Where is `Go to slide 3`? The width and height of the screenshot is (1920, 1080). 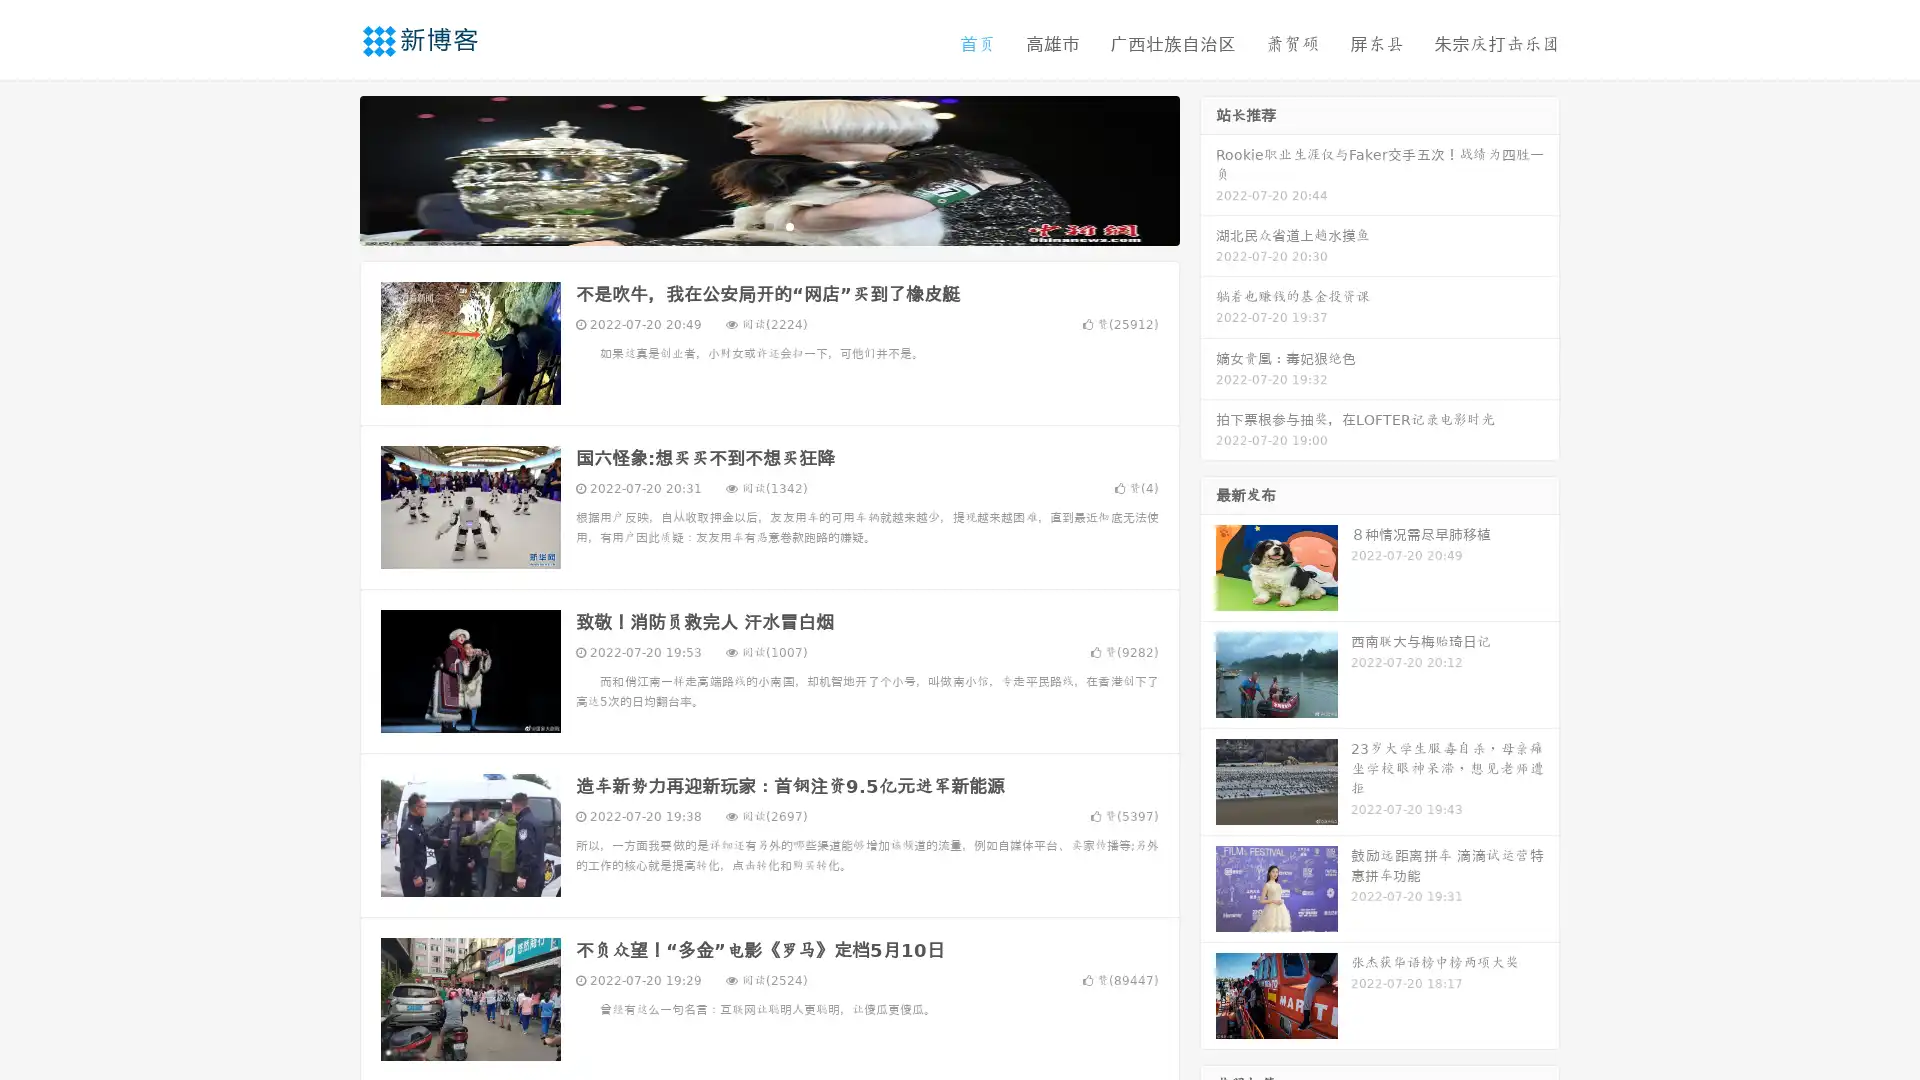
Go to slide 3 is located at coordinates (789, 225).